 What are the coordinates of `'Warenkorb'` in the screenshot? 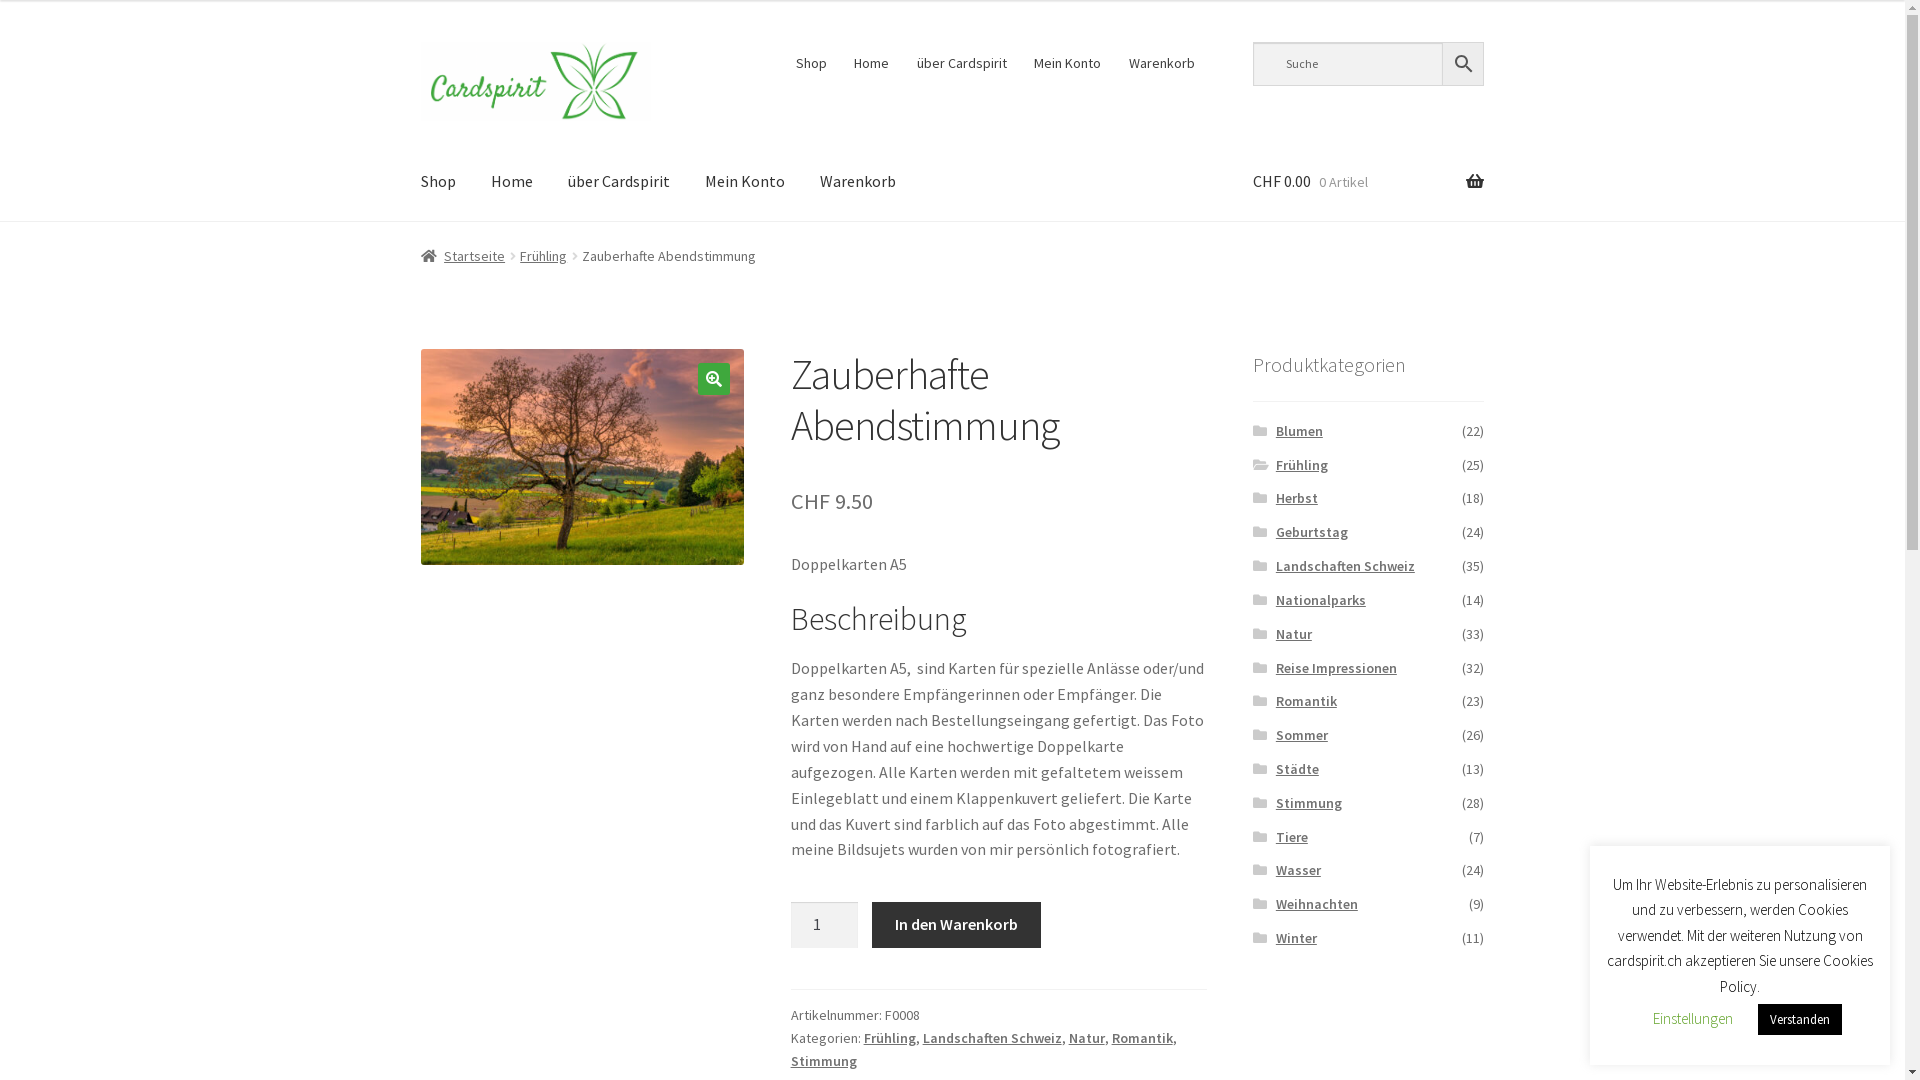 It's located at (858, 181).